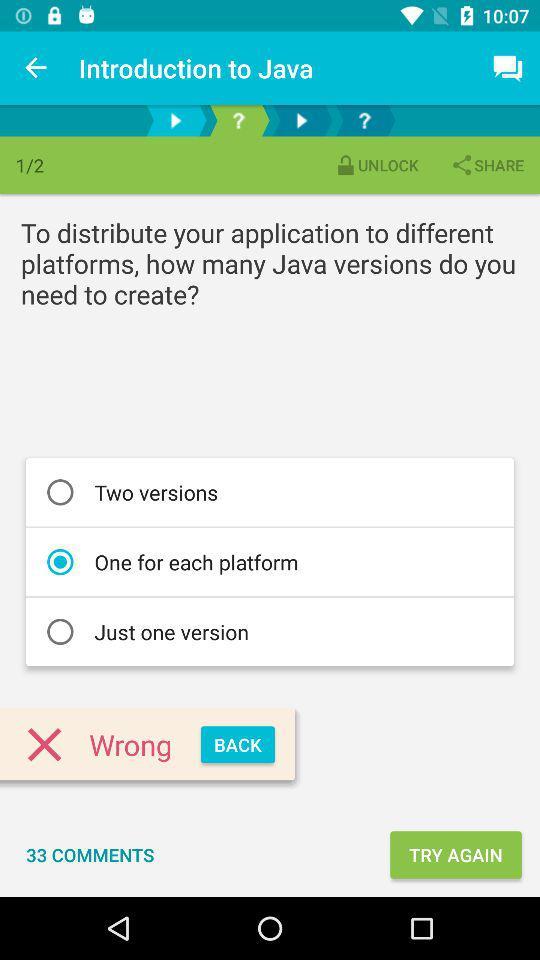 The width and height of the screenshot is (540, 960). Describe the element at coordinates (486, 164) in the screenshot. I see `the item to the right of the unlock` at that location.